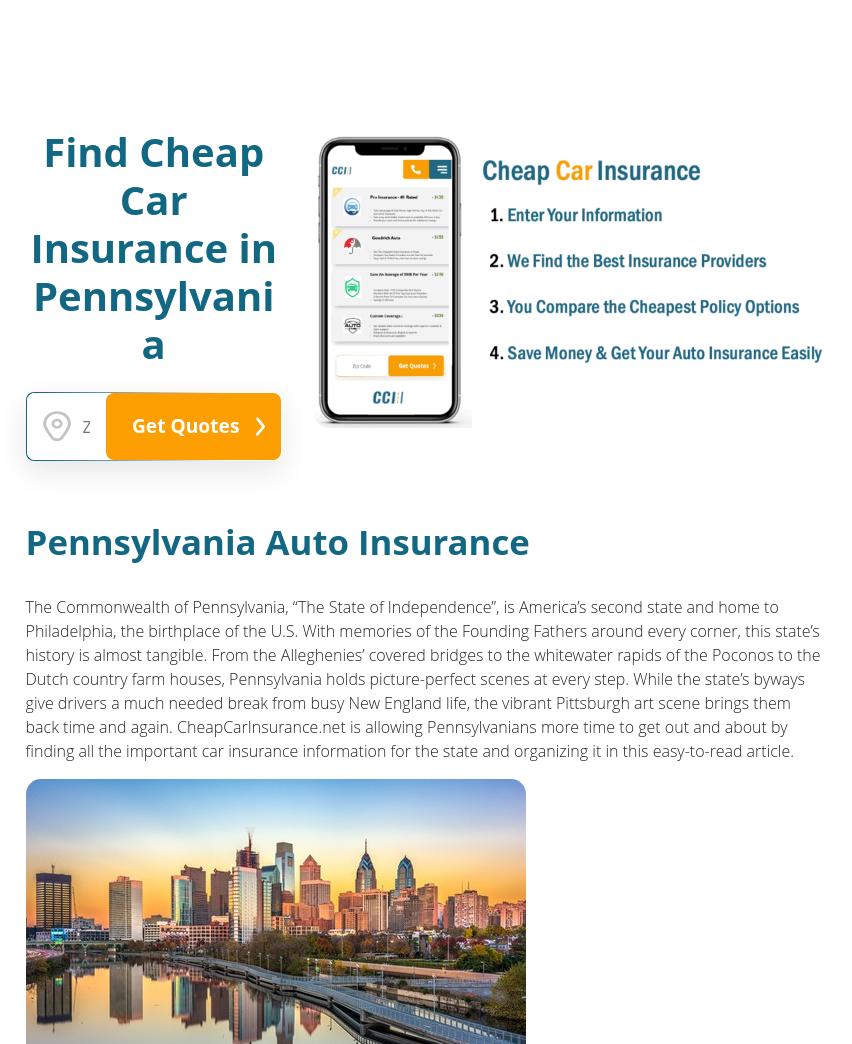 The width and height of the screenshot is (852, 1044). I want to click on 'Mandatory 6 months probation', so click(201, 266).